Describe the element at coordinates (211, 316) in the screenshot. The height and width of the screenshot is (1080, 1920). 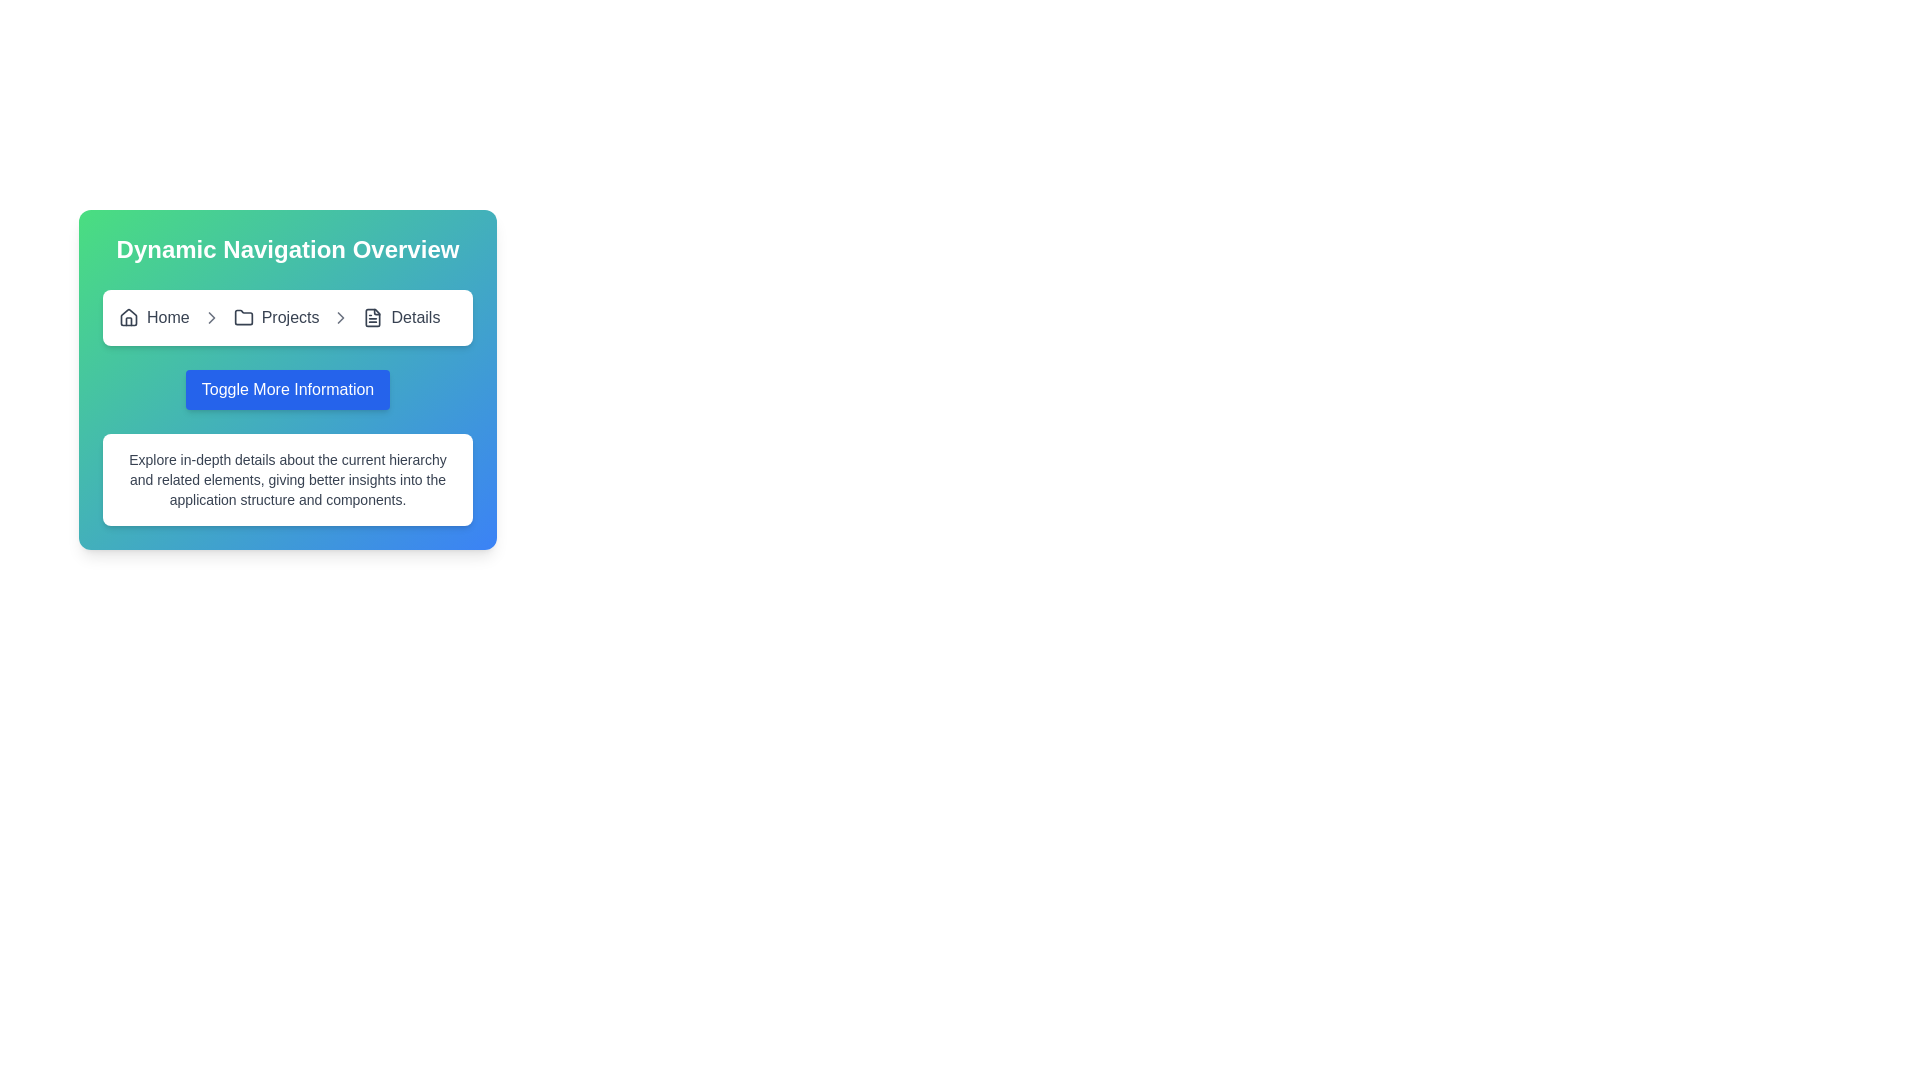
I see `the first chevron icon in the breadcrumb navigation that separates 'Home' and 'Projects'` at that location.